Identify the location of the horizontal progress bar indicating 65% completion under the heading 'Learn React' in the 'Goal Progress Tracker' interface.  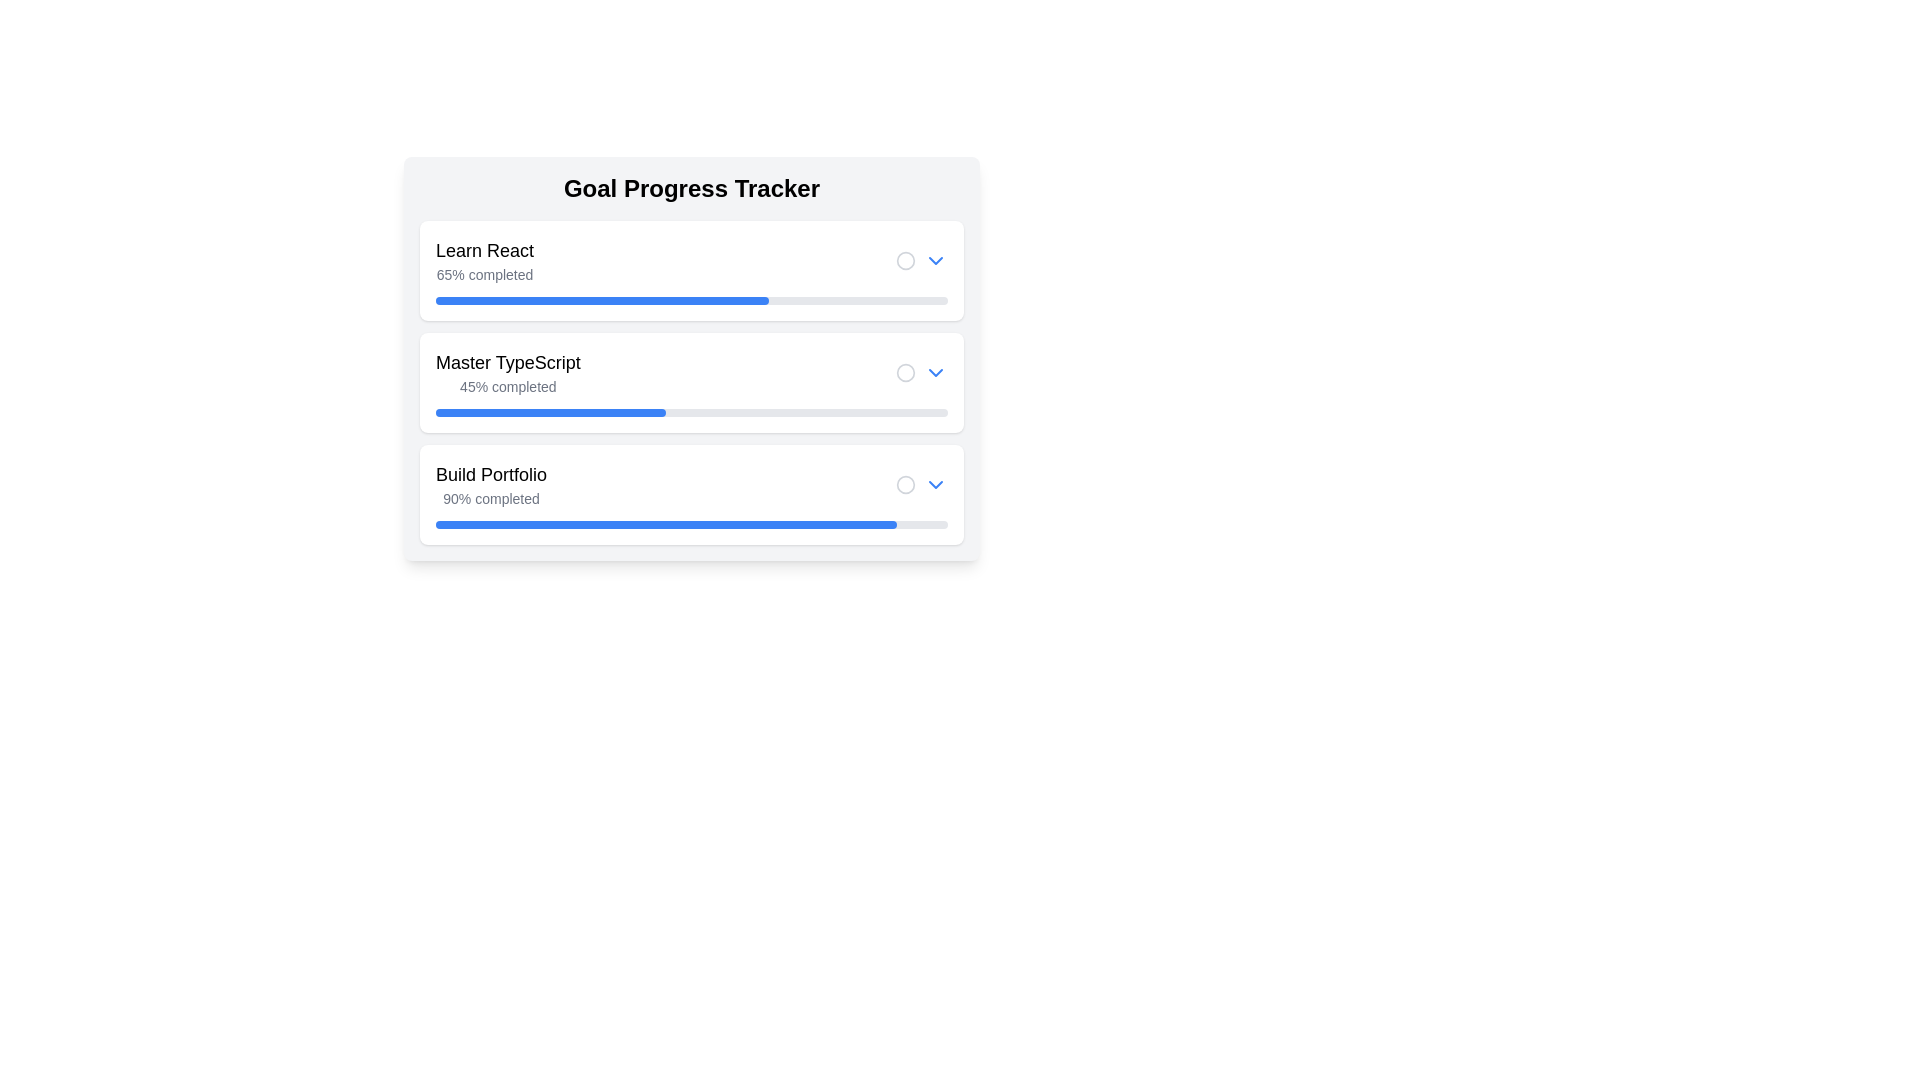
(691, 300).